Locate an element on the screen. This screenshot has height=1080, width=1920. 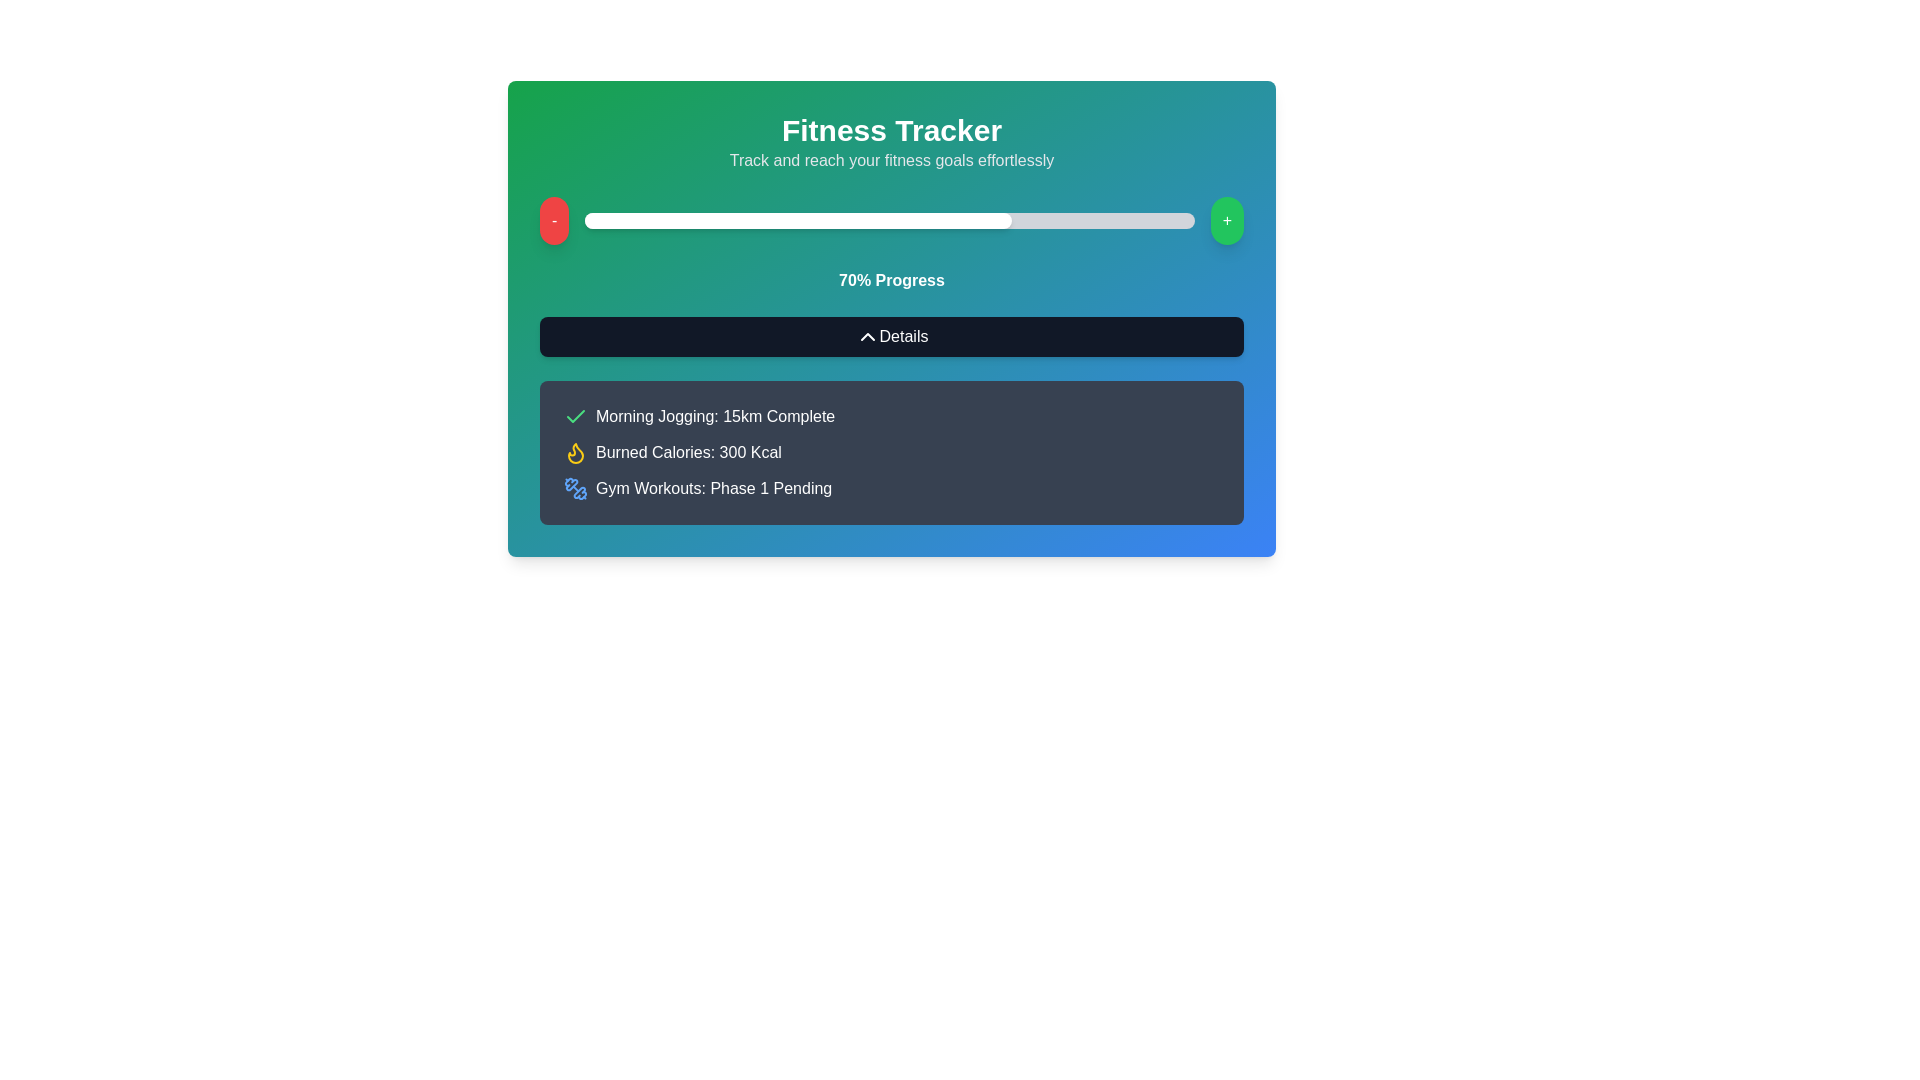
the blue dumbbell icon located to the left of the text 'Gym Workouts: Phase 1 Pending' is located at coordinates (575, 489).